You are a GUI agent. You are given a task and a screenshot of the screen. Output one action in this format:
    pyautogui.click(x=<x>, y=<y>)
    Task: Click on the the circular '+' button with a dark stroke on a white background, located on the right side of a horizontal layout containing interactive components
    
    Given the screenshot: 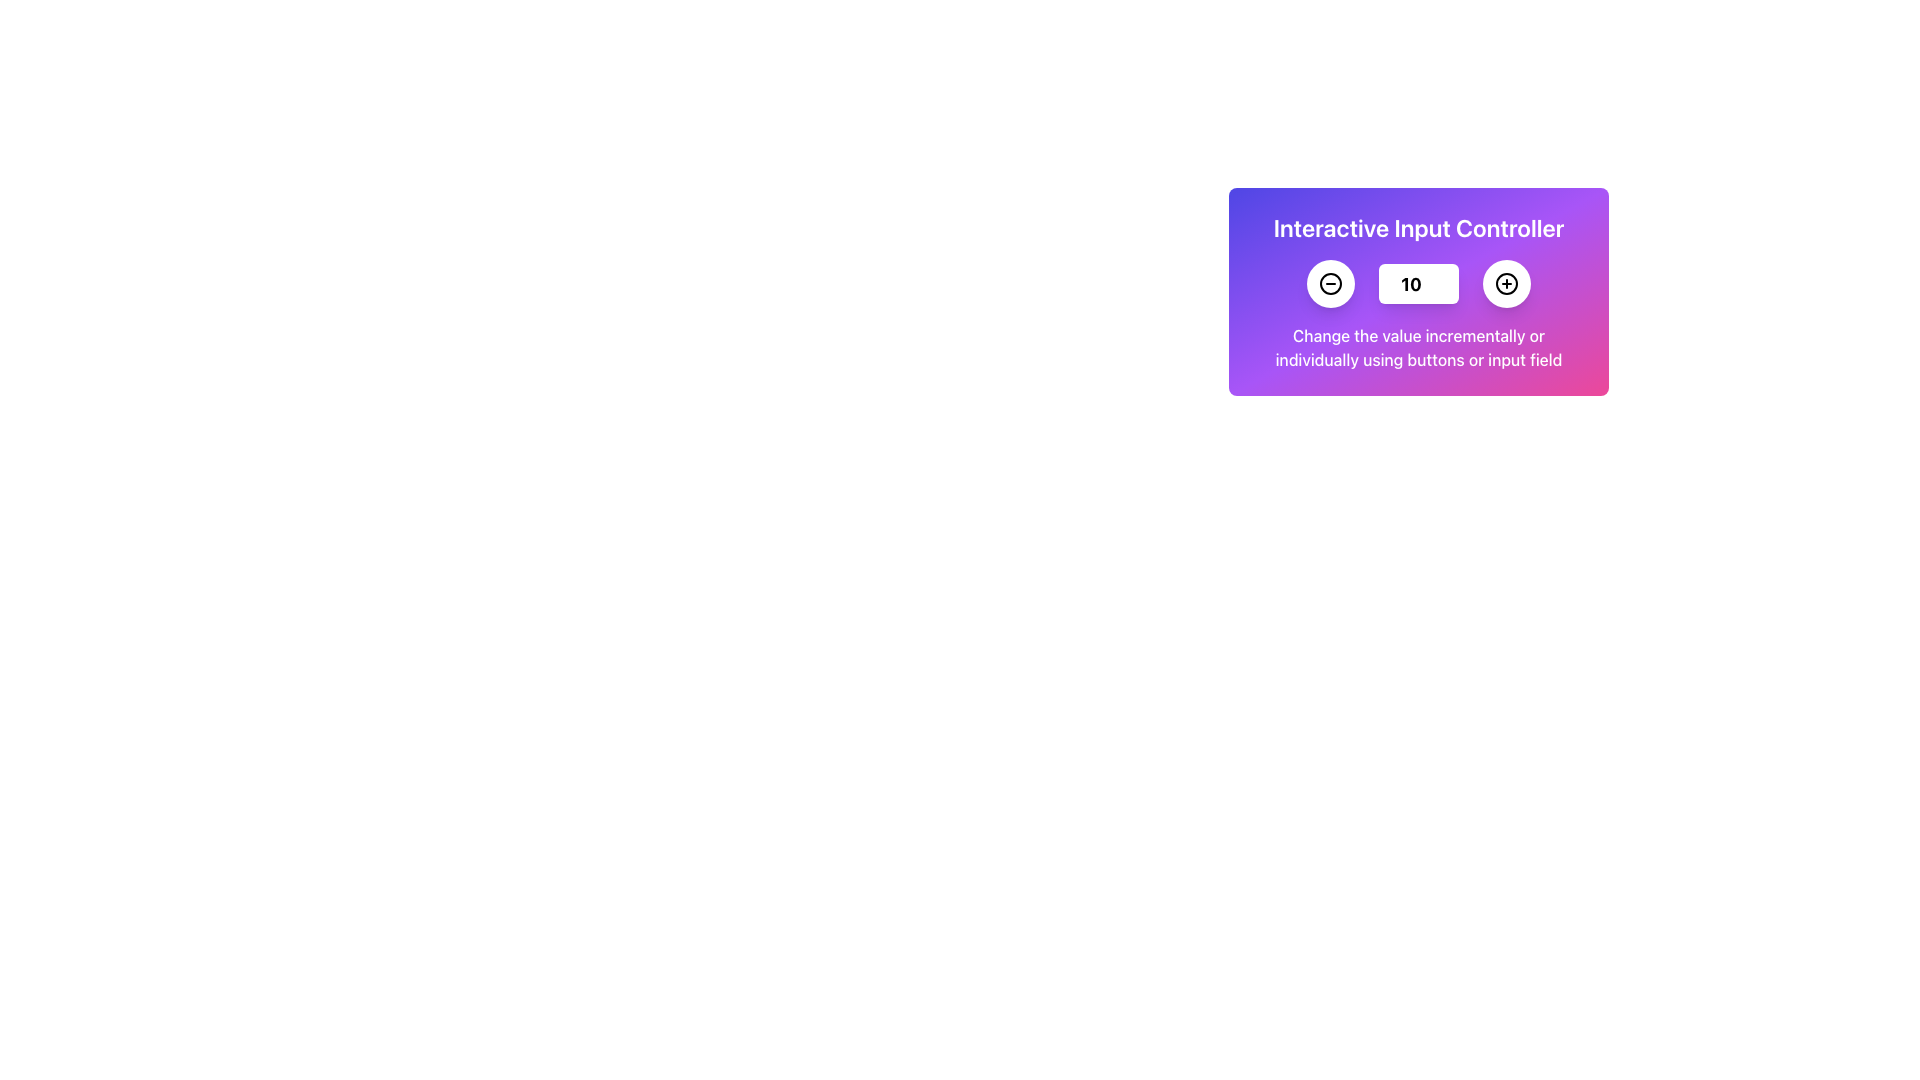 What is the action you would take?
    pyautogui.click(x=1507, y=284)
    